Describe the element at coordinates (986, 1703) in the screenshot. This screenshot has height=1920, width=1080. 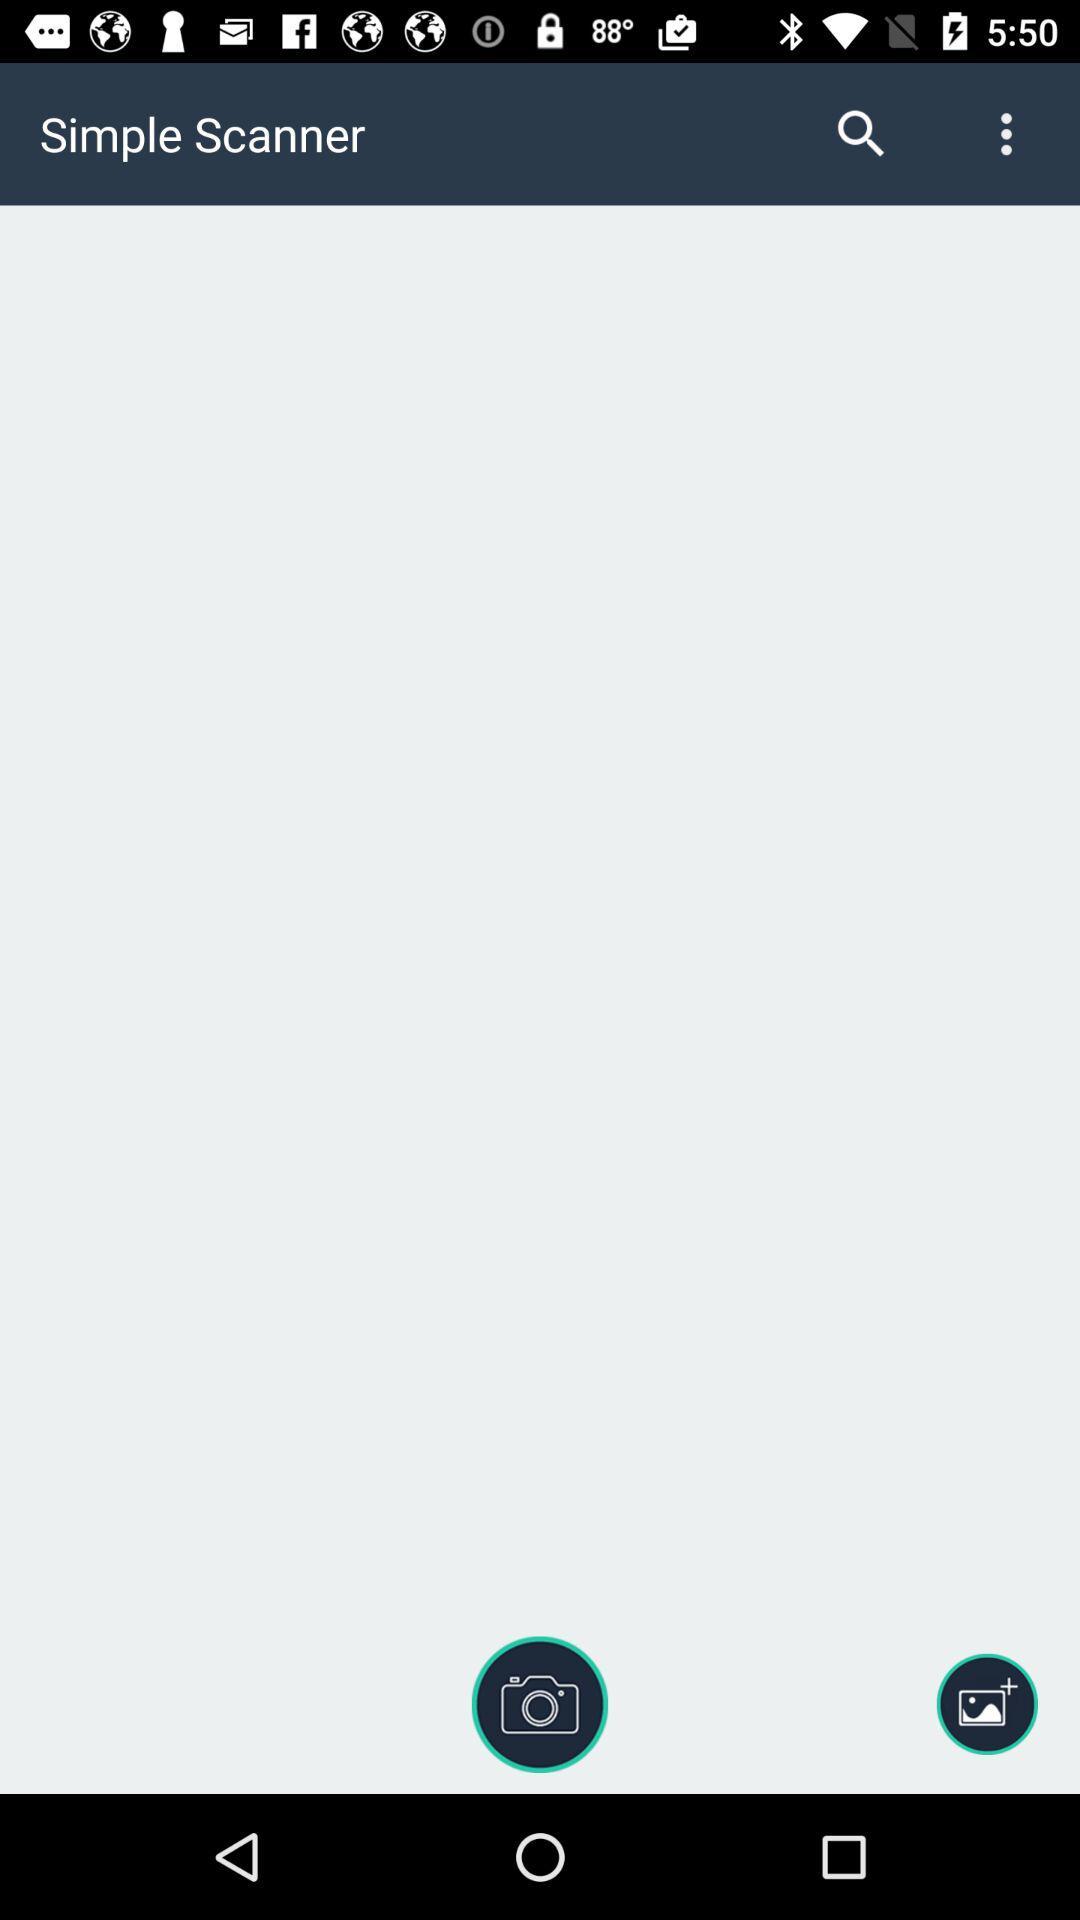
I see `the icon at the bottom right corner` at that location.